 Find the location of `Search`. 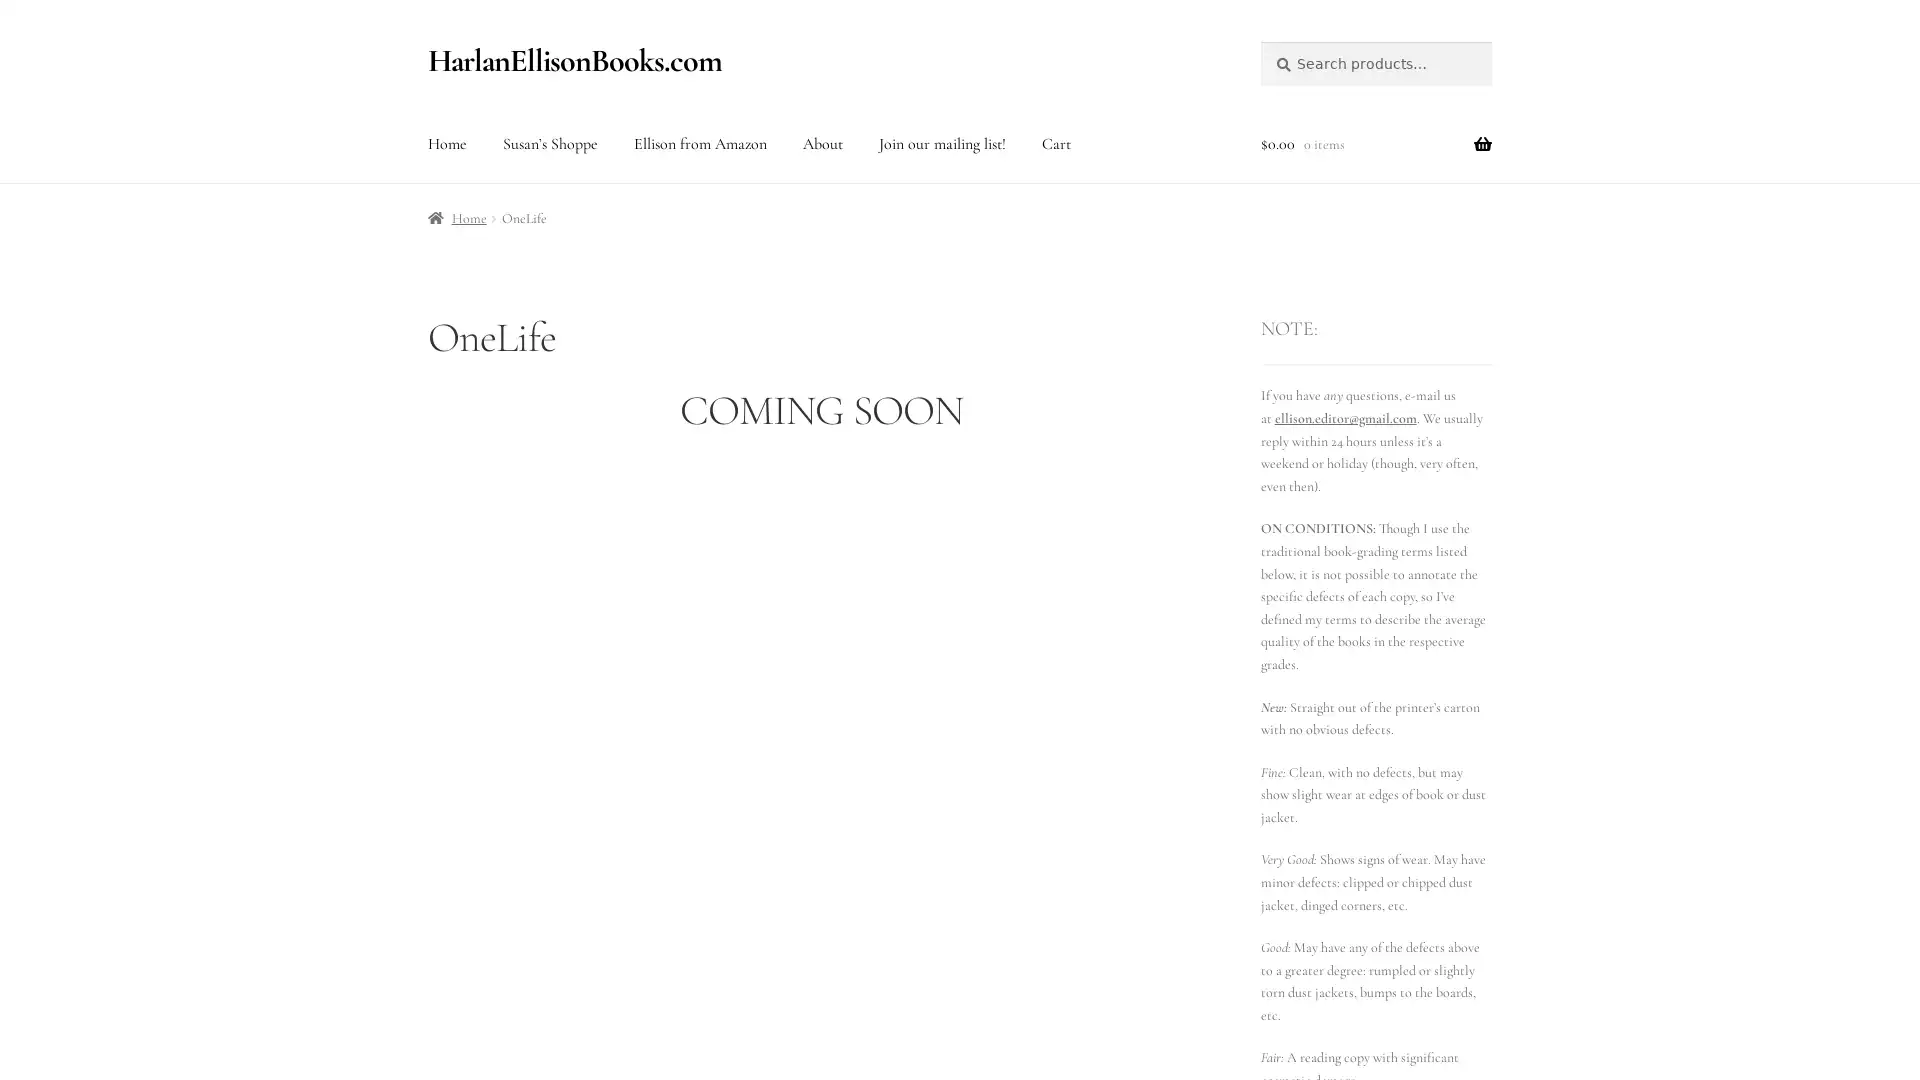

Search is located at coordinates (1258, 40).